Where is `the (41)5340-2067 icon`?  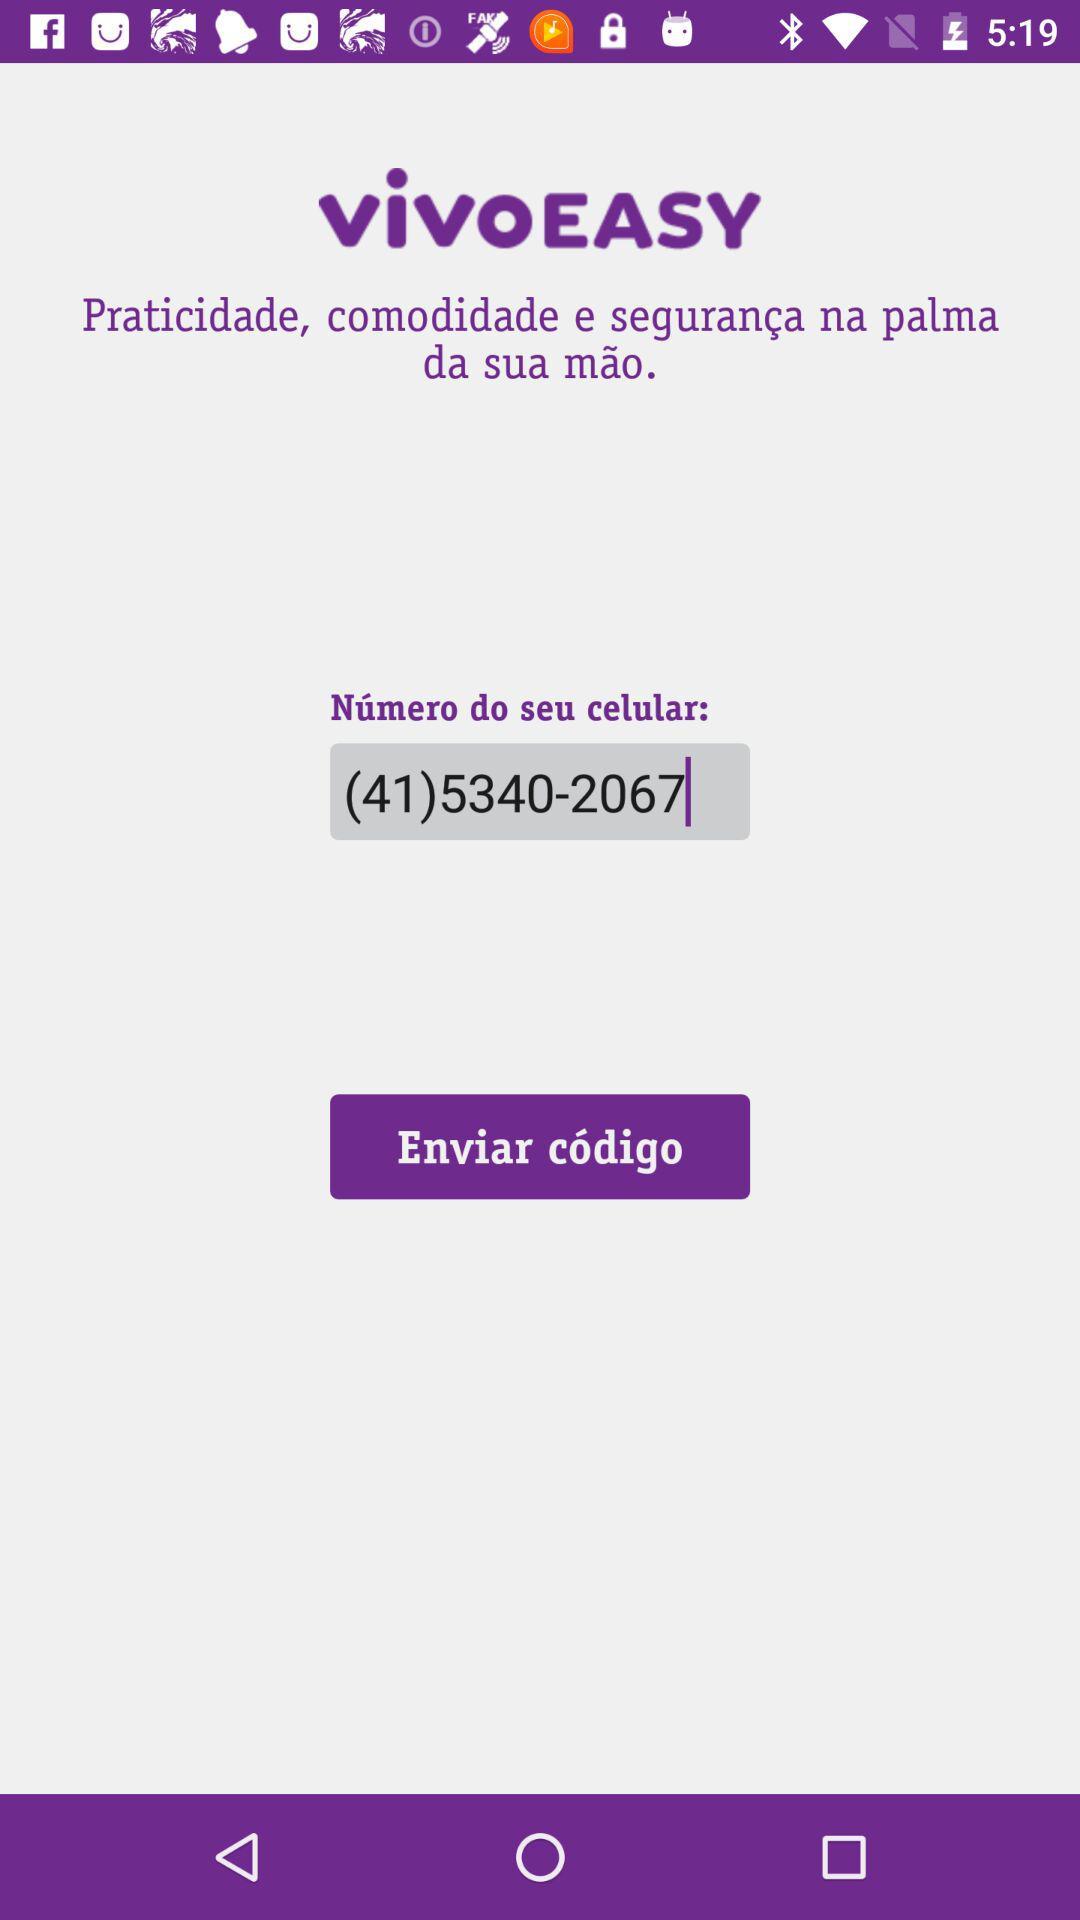
the (41)5340-2067 icon is located at coordinates (540, 790).